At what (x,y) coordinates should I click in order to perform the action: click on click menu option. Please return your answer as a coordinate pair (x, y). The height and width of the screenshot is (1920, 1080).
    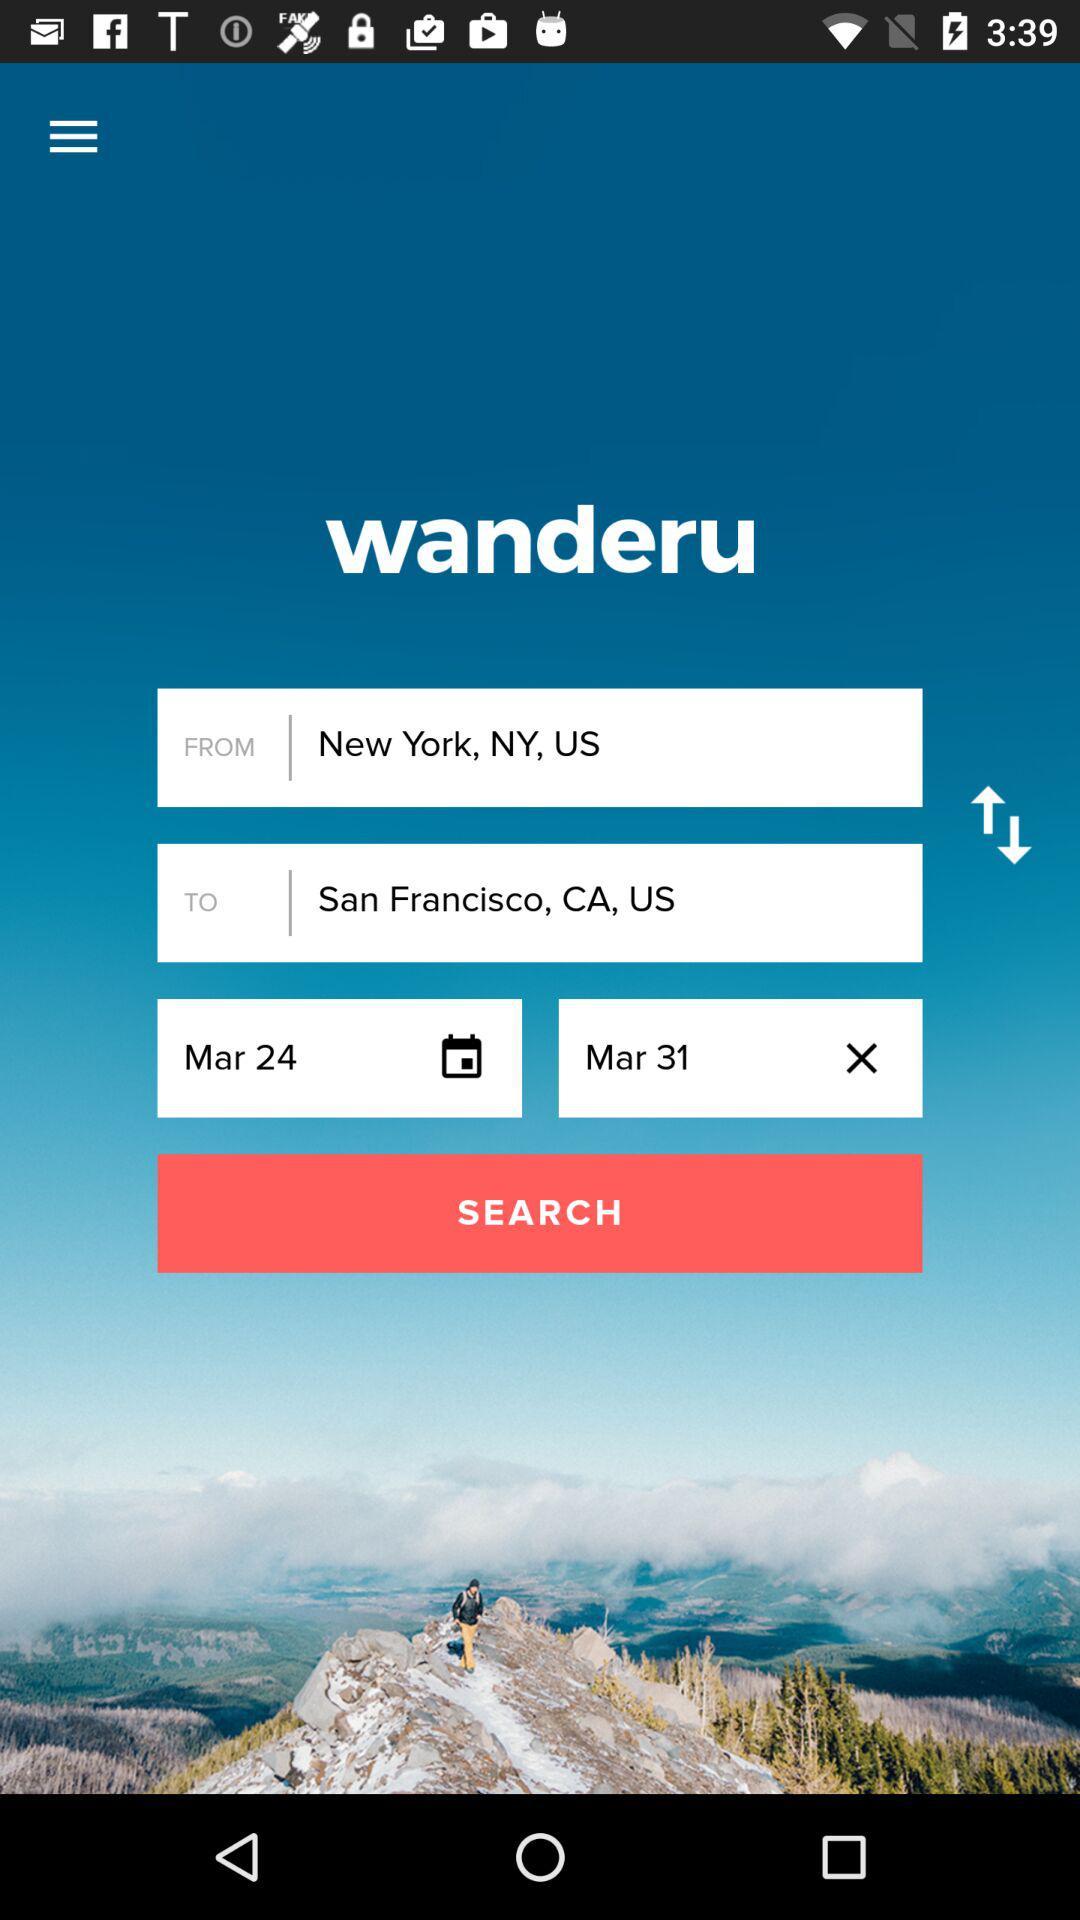
    Looking at the image, I should click on (72, 135).